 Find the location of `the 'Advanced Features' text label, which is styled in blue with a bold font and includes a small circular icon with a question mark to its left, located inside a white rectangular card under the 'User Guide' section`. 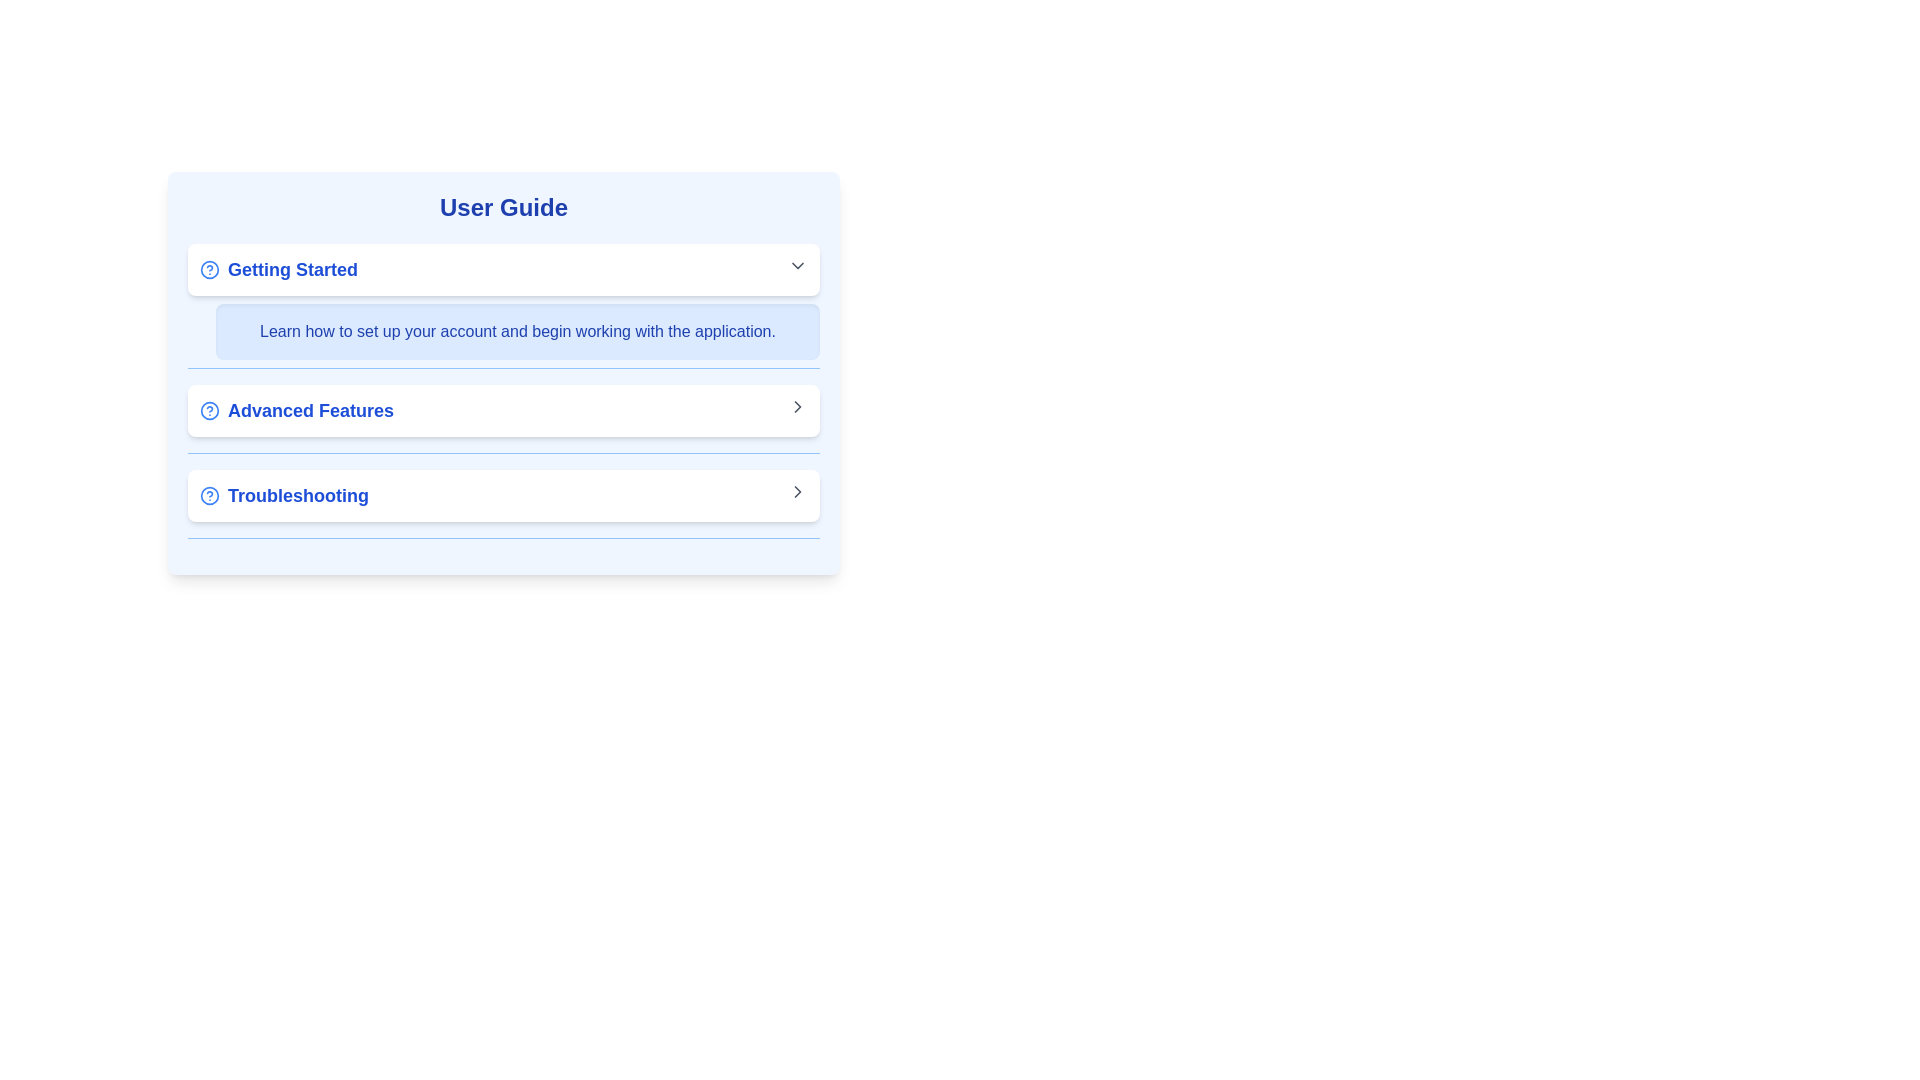

the 'Advanced Features' text label, which is styled in blue with a bold font and includes a small circular icon with a question mark to its left, located inside a white rectangular card under the 'User Guide' section is located at coordinates (296, 410).